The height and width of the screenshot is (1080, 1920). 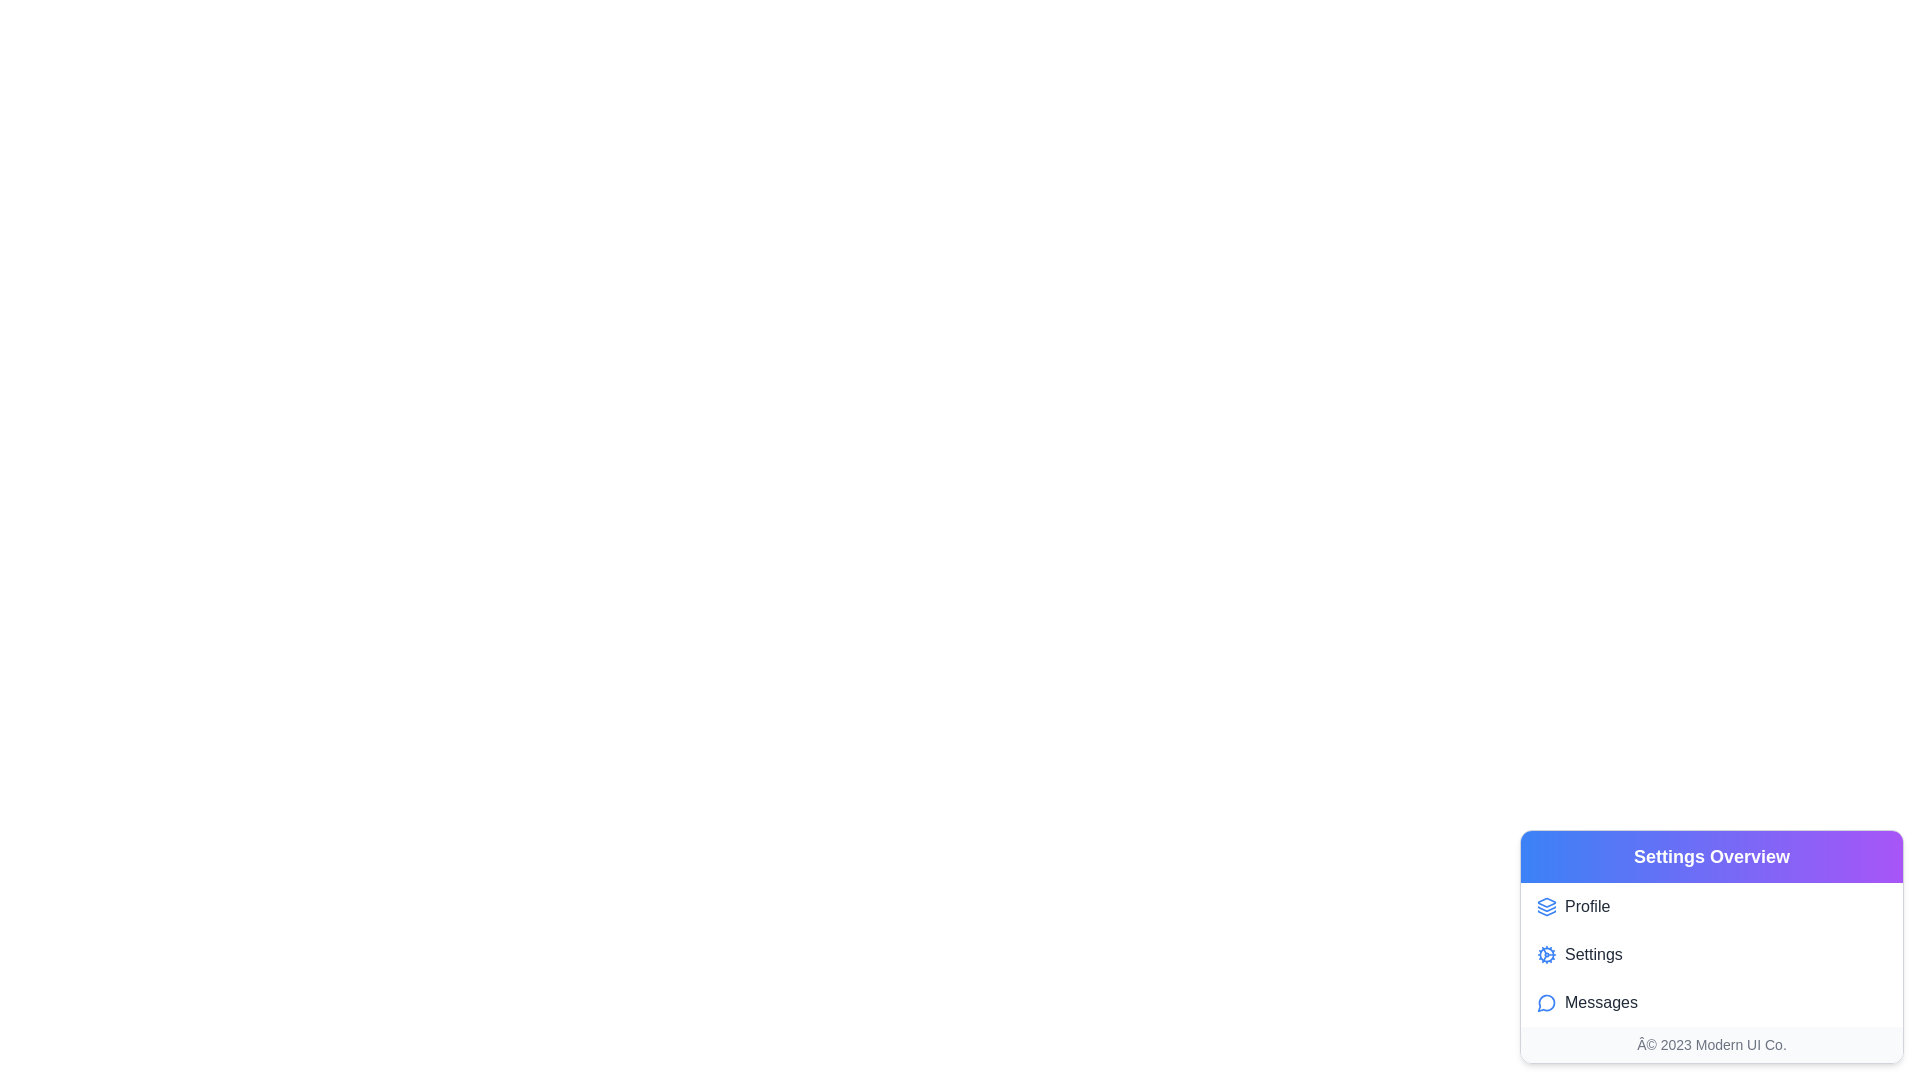 I want to click on the 'Settings' text label, so click(x=1592, y=954).